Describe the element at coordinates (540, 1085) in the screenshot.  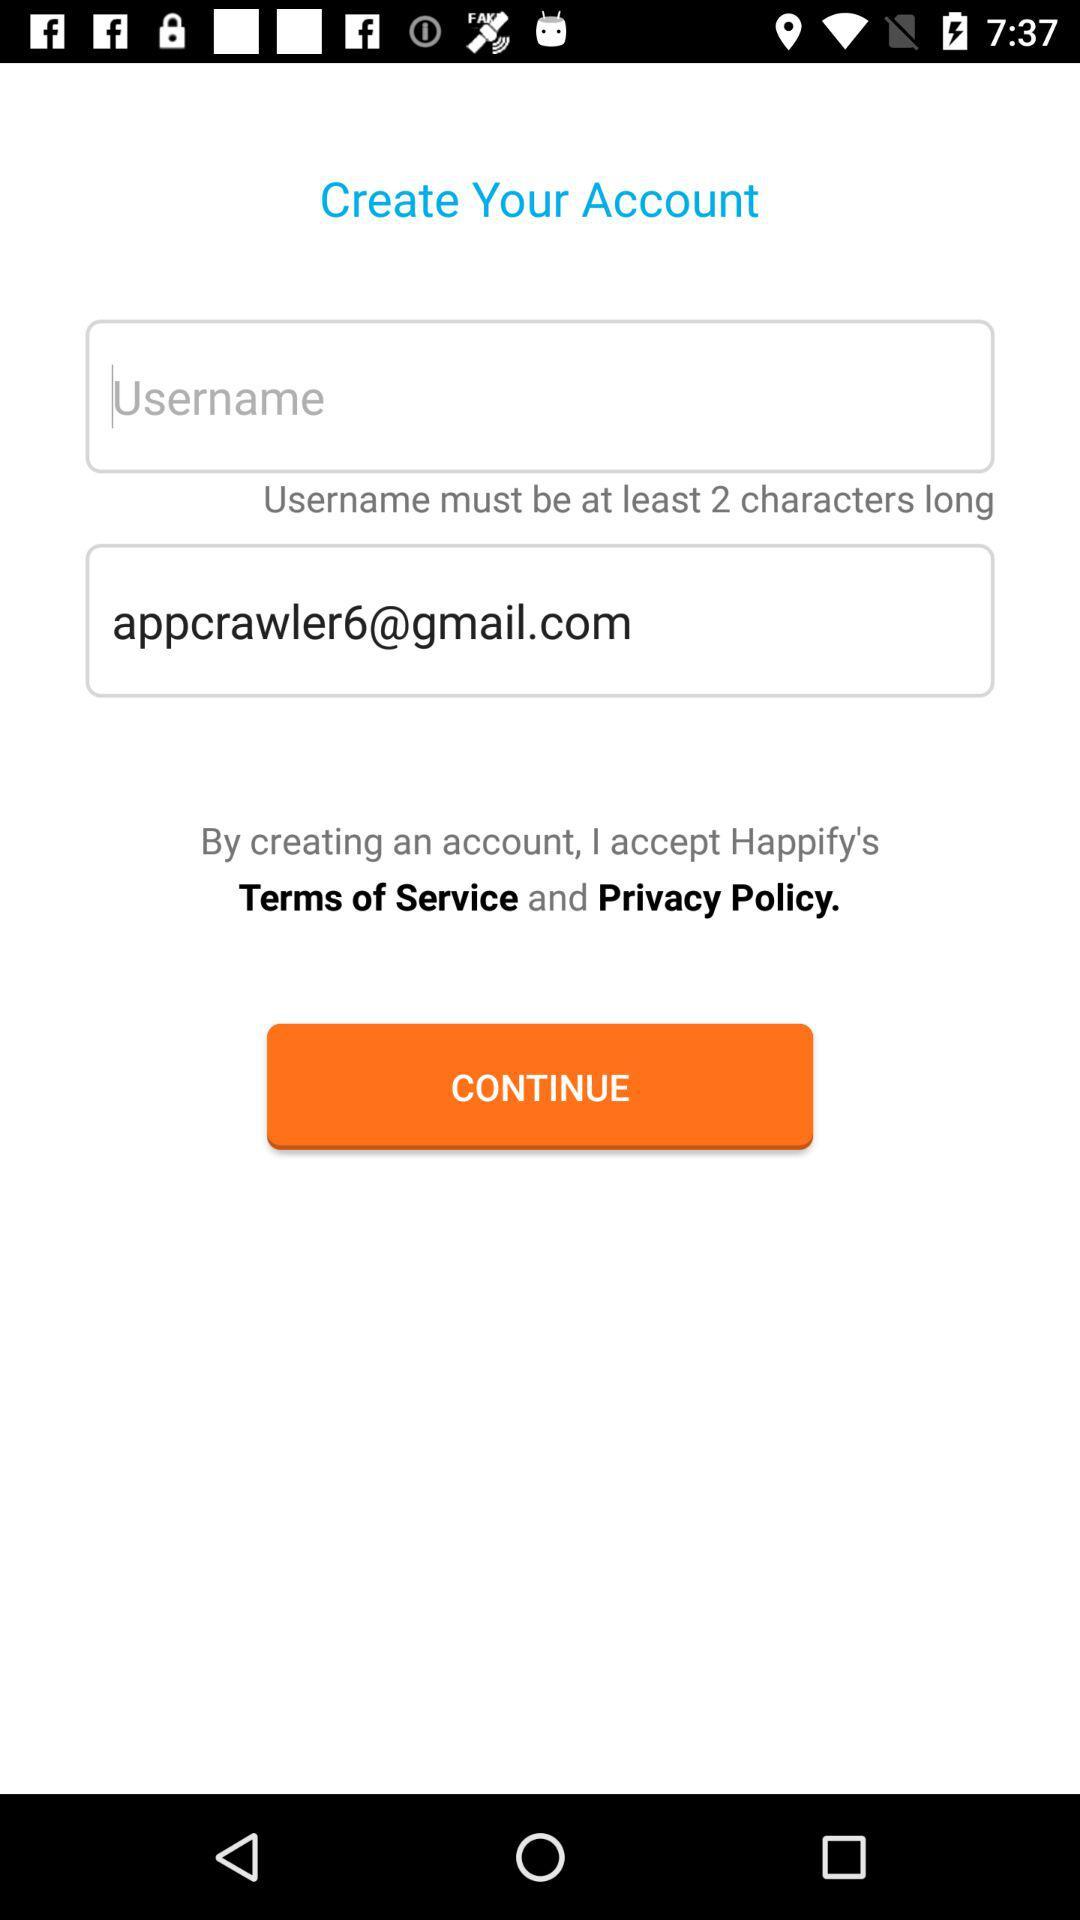
I see `the continue` at that location.